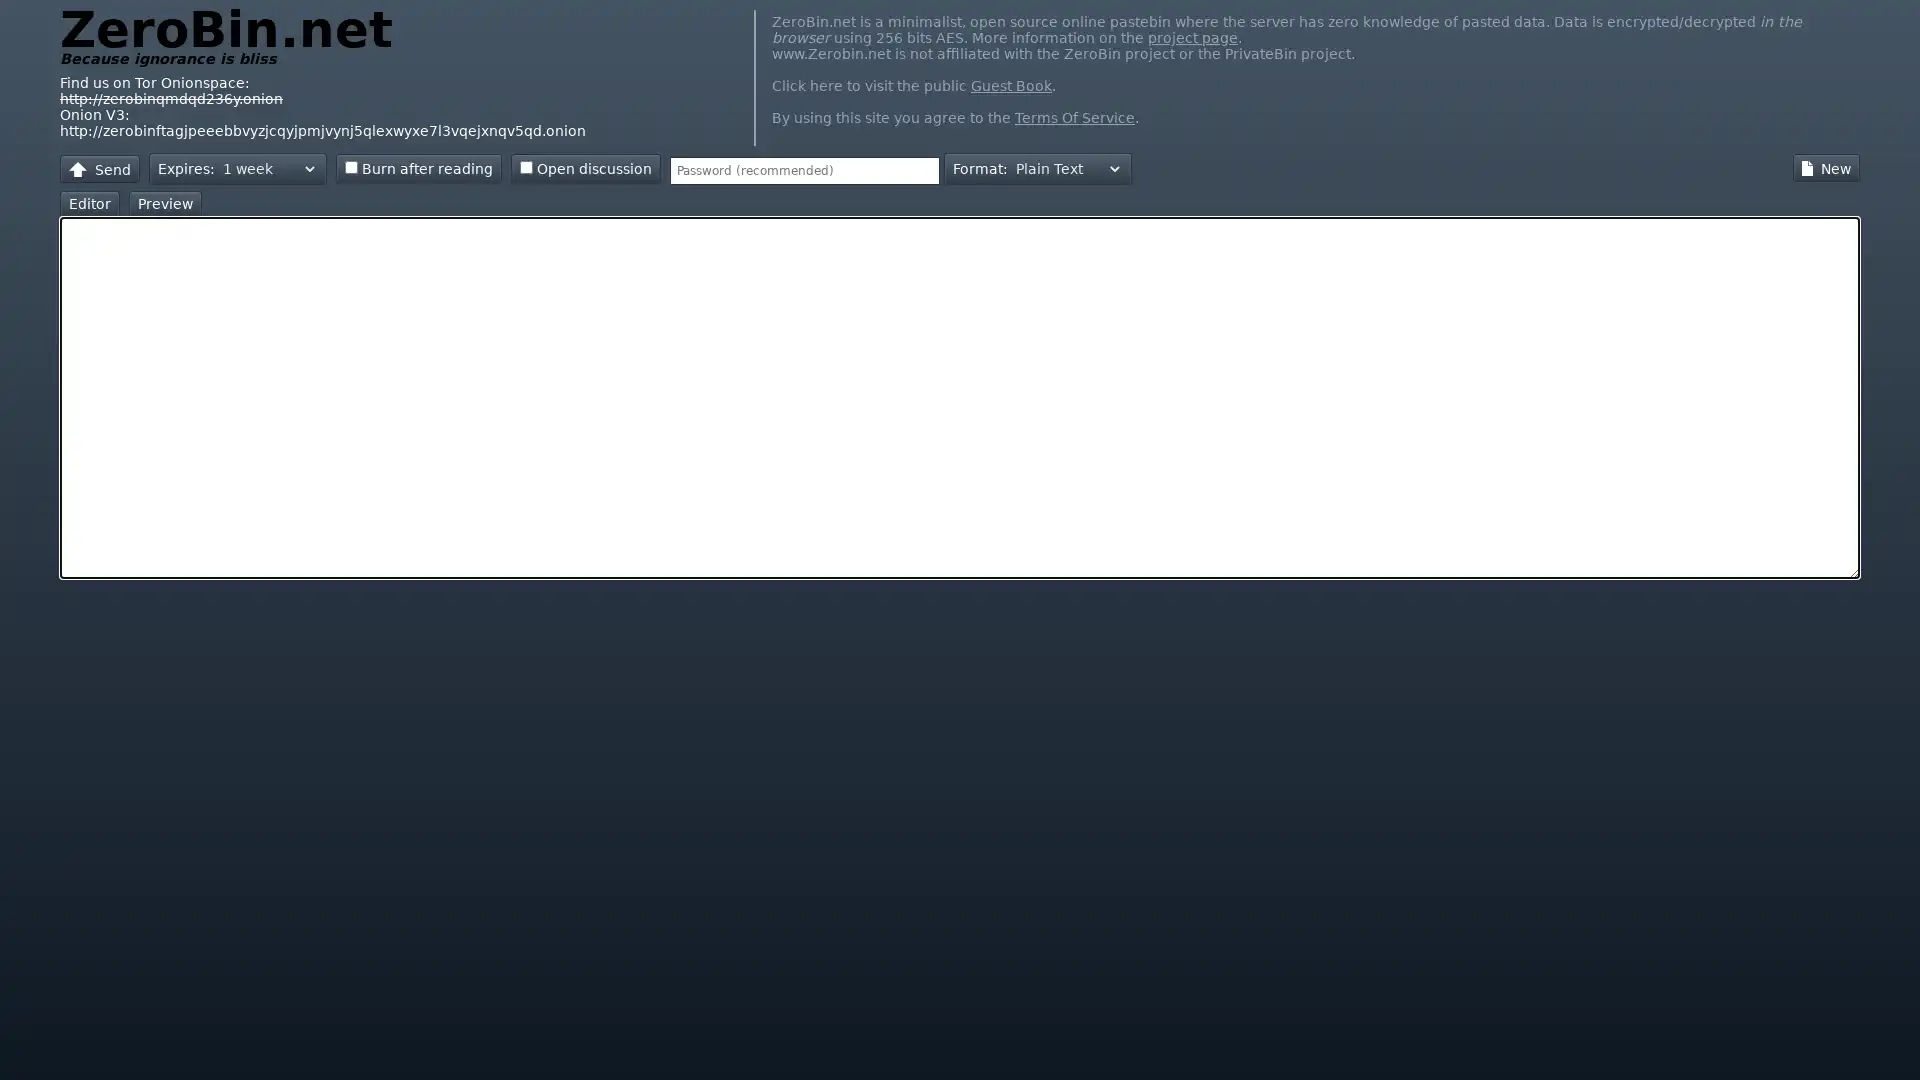  What do you see at coordinates (89, 204) in the screenshot?
I see `Editor` at bounding box center [89, 204].